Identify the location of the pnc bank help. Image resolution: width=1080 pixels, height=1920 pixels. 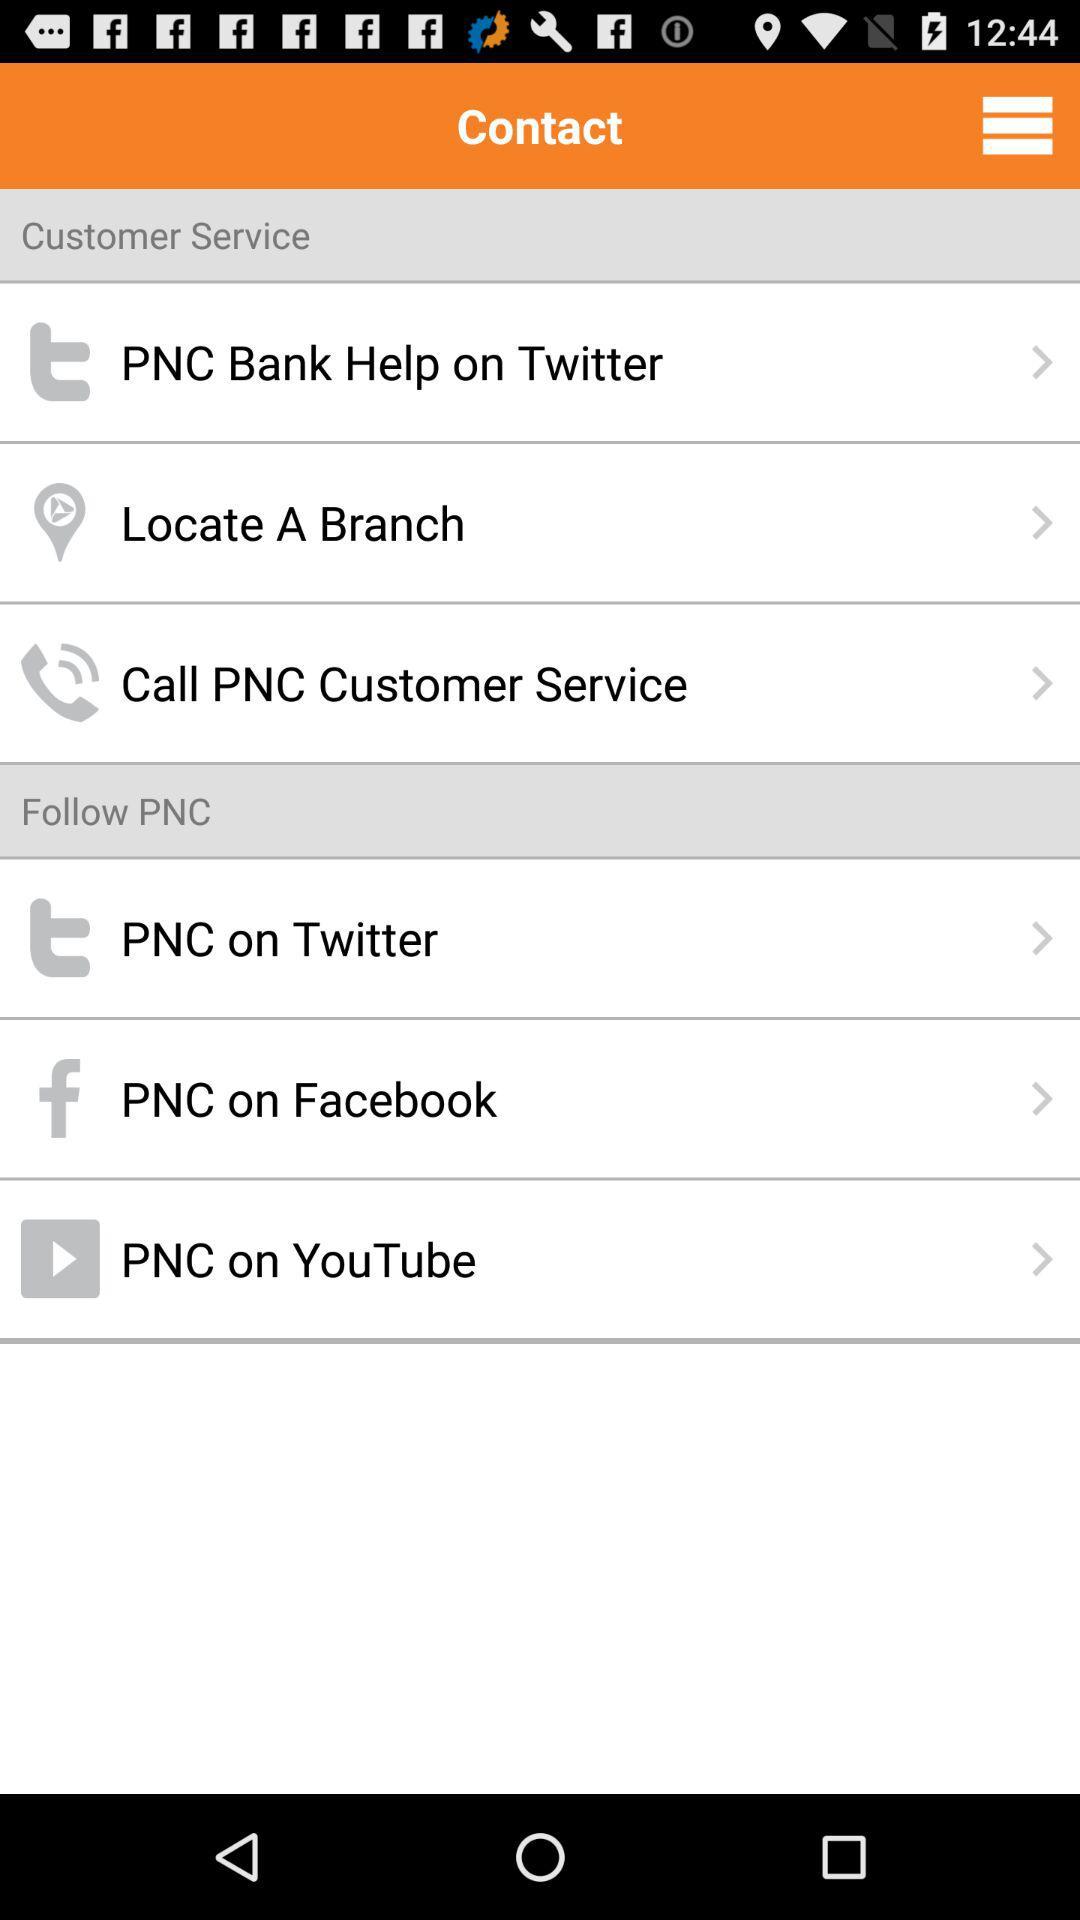
(540, 362).